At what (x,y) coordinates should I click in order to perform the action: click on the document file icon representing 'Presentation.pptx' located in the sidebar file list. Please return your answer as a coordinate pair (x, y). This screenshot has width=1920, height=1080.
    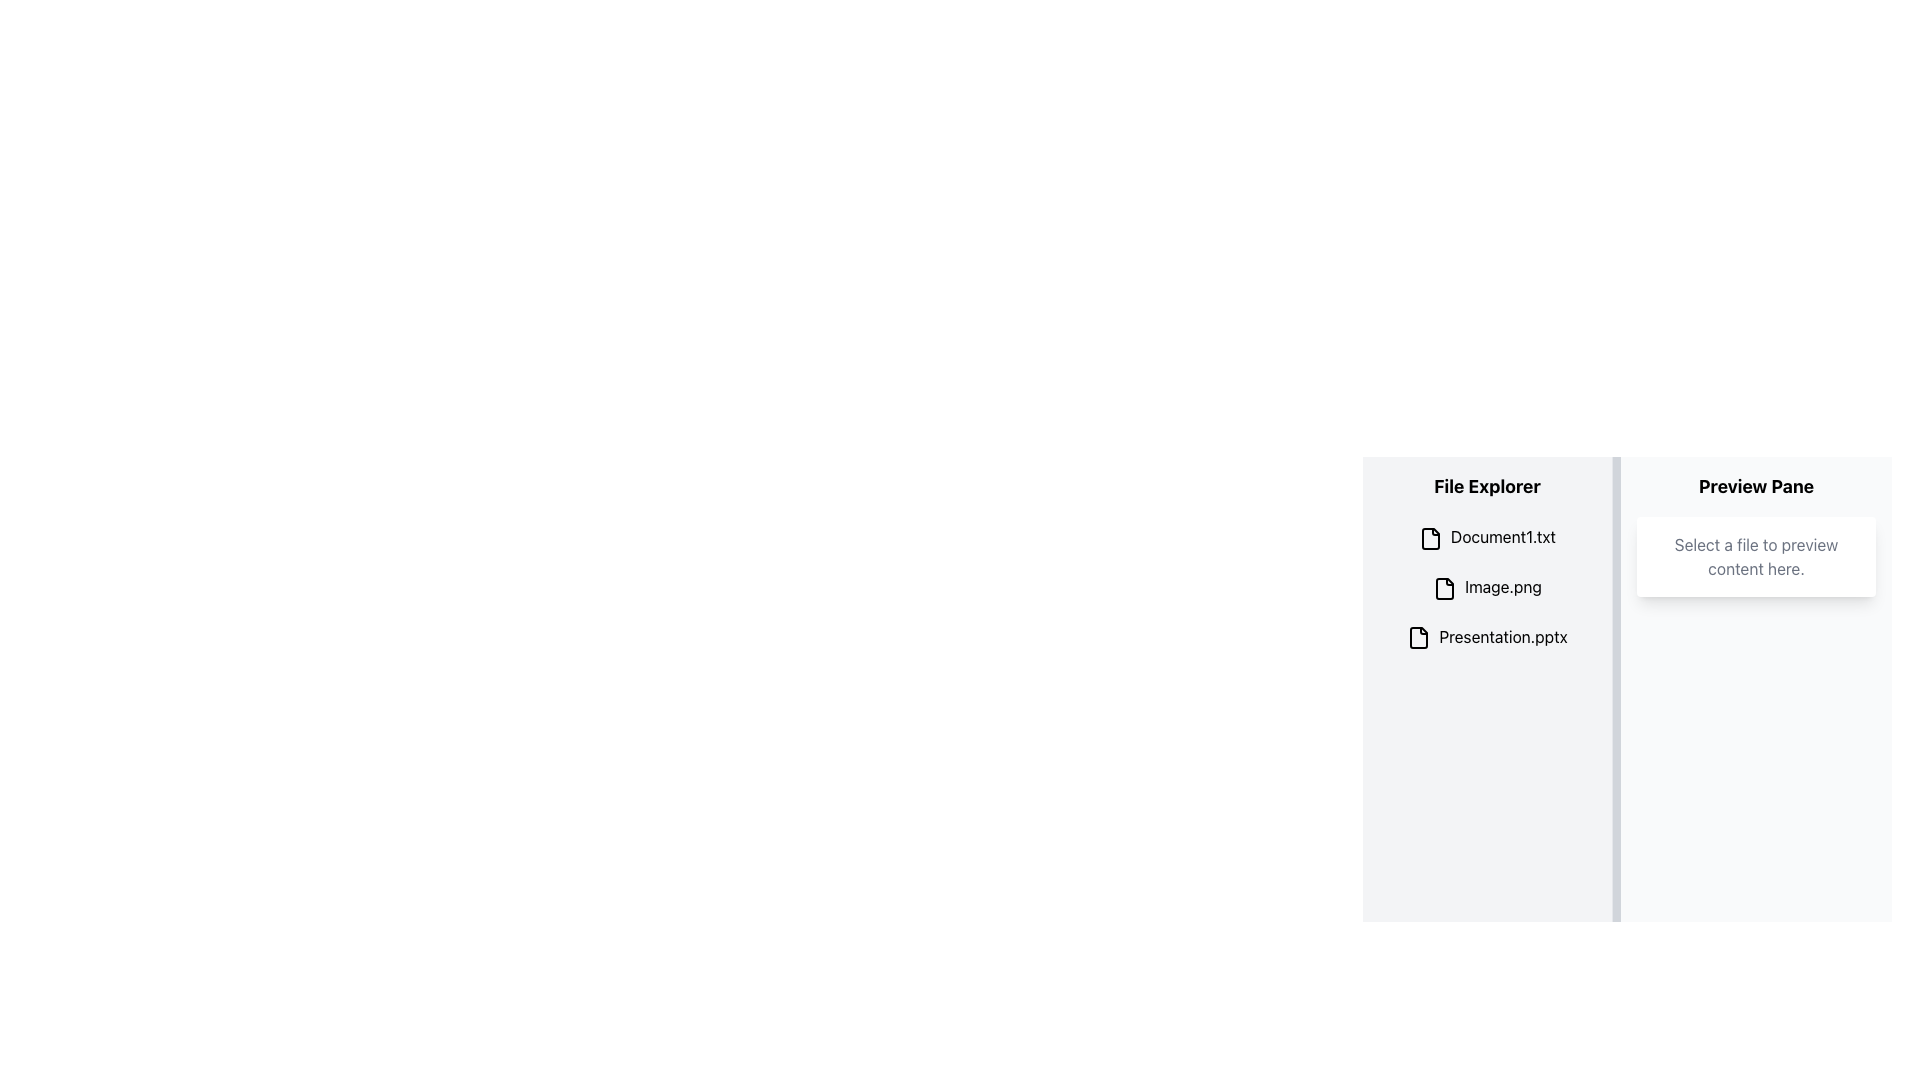
    Looking at the image, I should click on (1418, 638).